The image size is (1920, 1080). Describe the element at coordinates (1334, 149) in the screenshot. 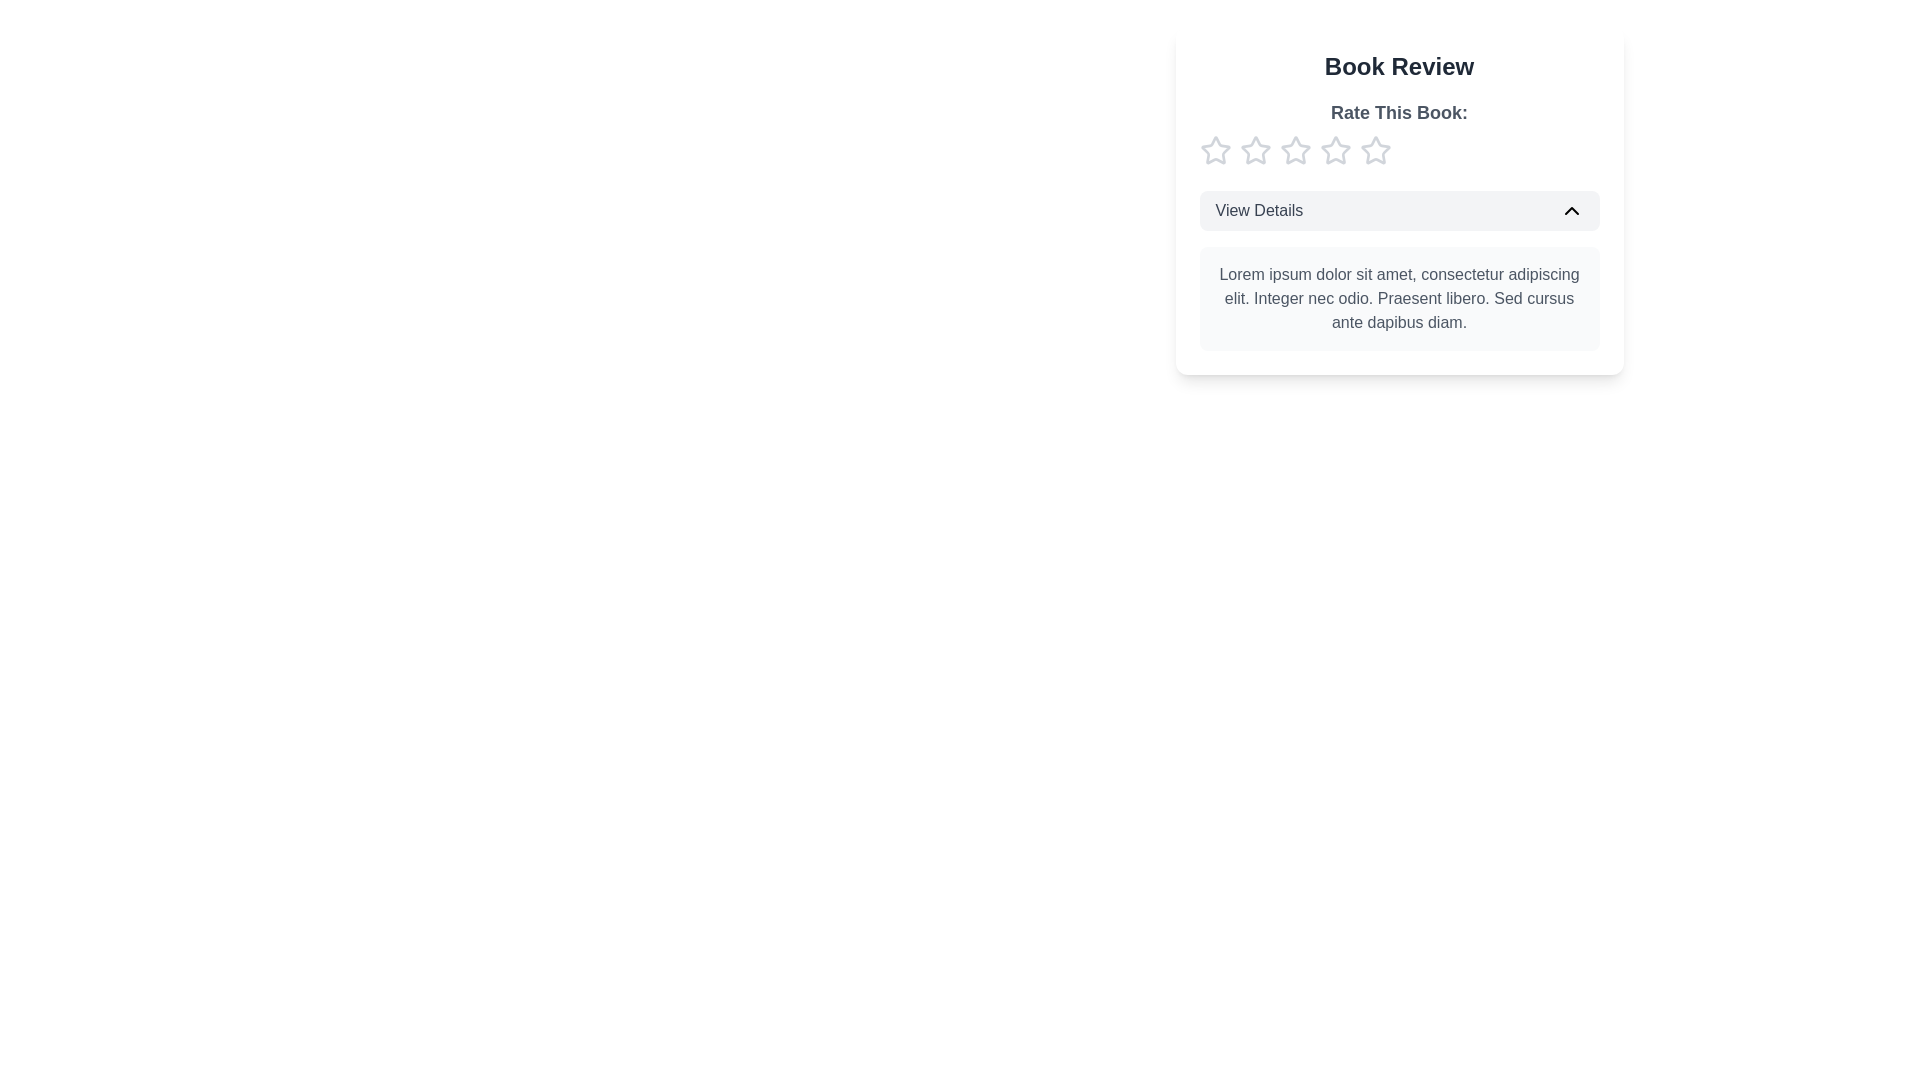

I see `the second star icon in the horizontal row of five star icons` at that location.